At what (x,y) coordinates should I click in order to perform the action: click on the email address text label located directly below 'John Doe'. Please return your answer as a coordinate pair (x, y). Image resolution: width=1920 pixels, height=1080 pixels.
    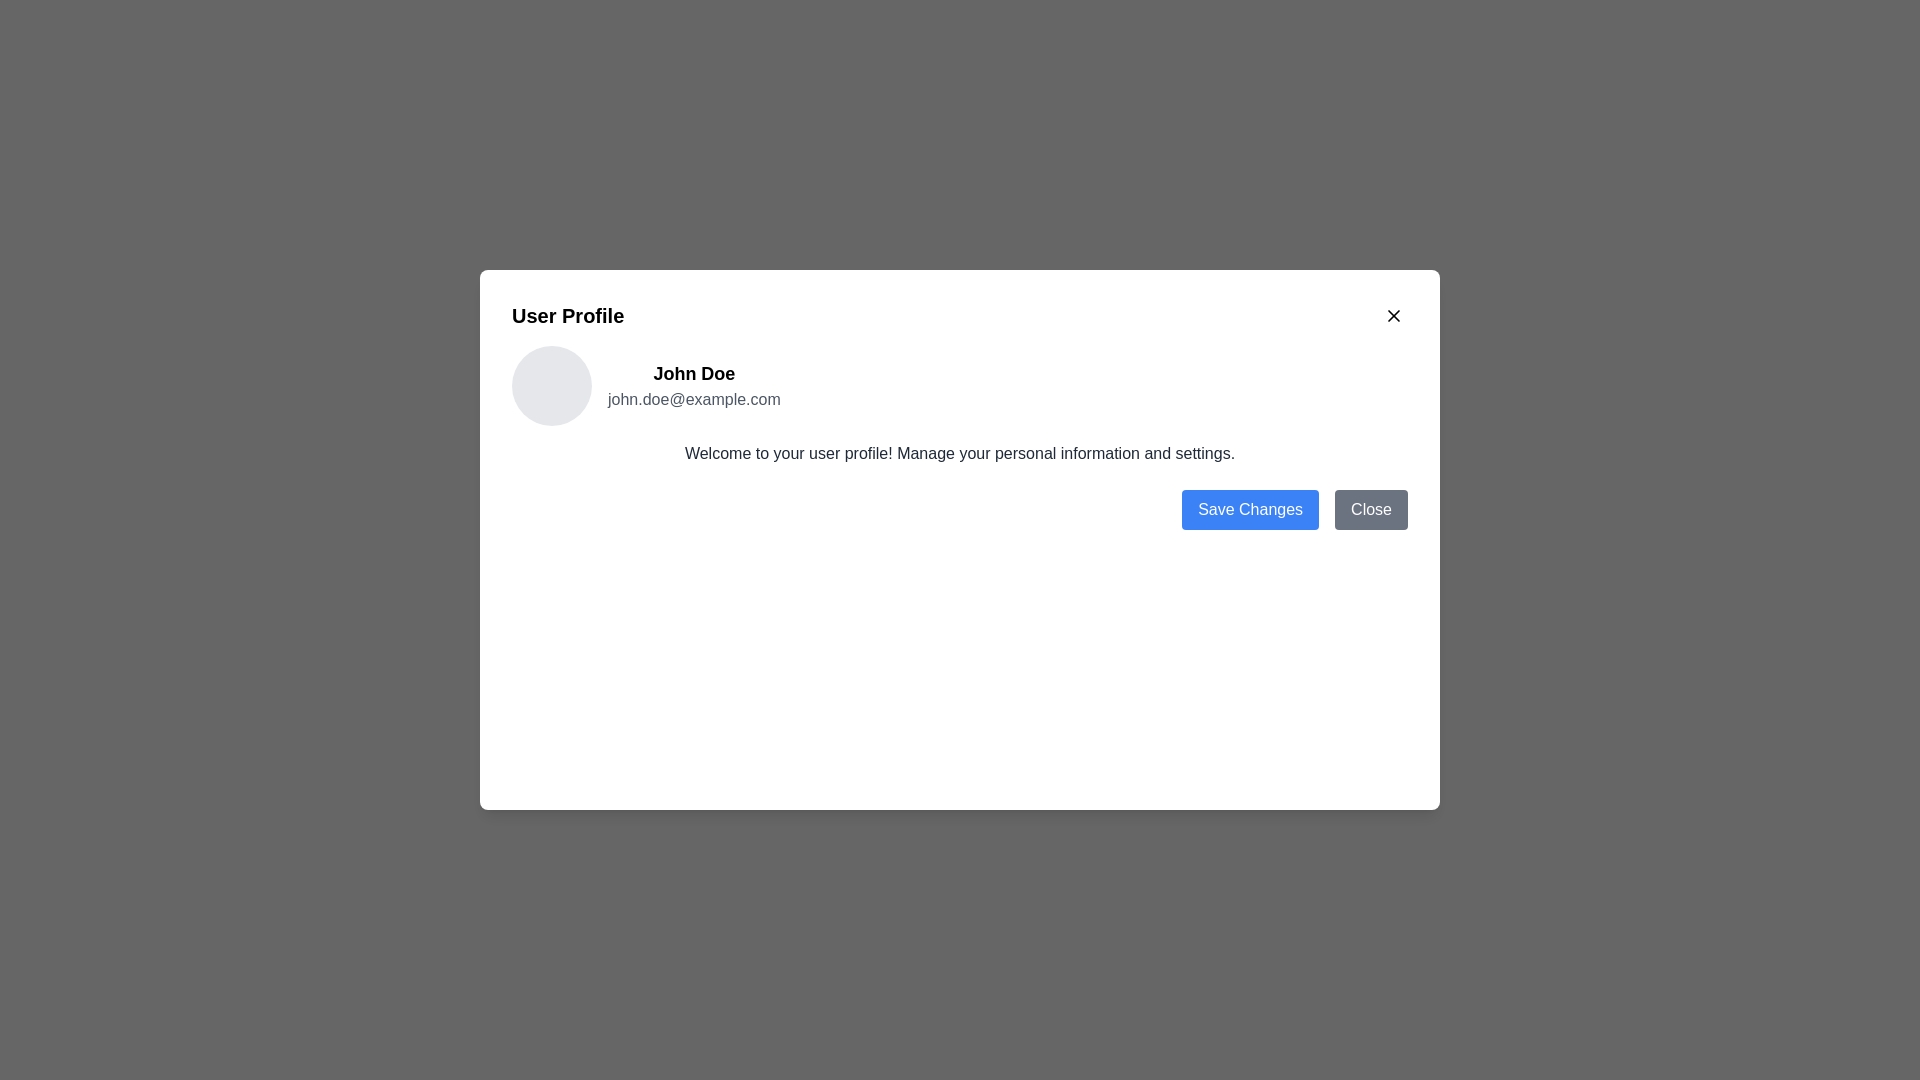
    Looking at the image, I should click on (694, 400).